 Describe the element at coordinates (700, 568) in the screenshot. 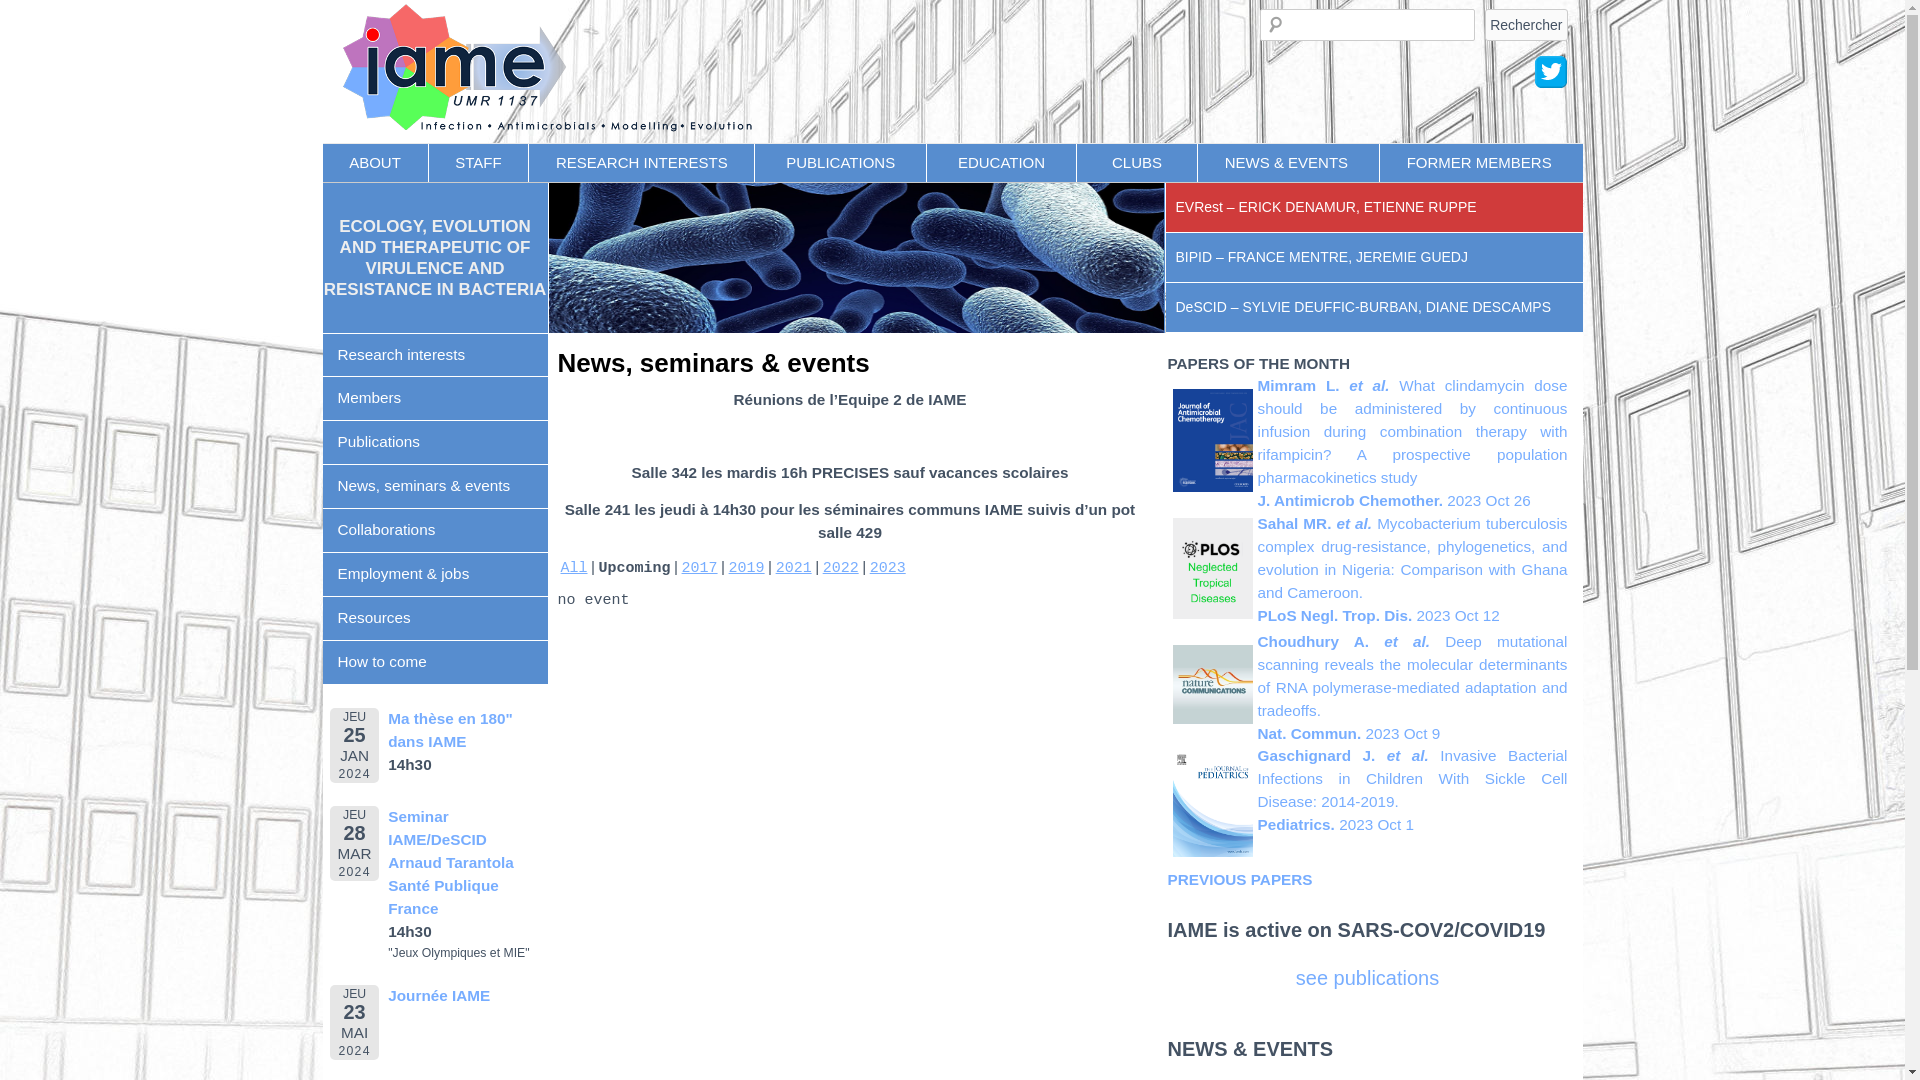

I see `'2017'` at that location.